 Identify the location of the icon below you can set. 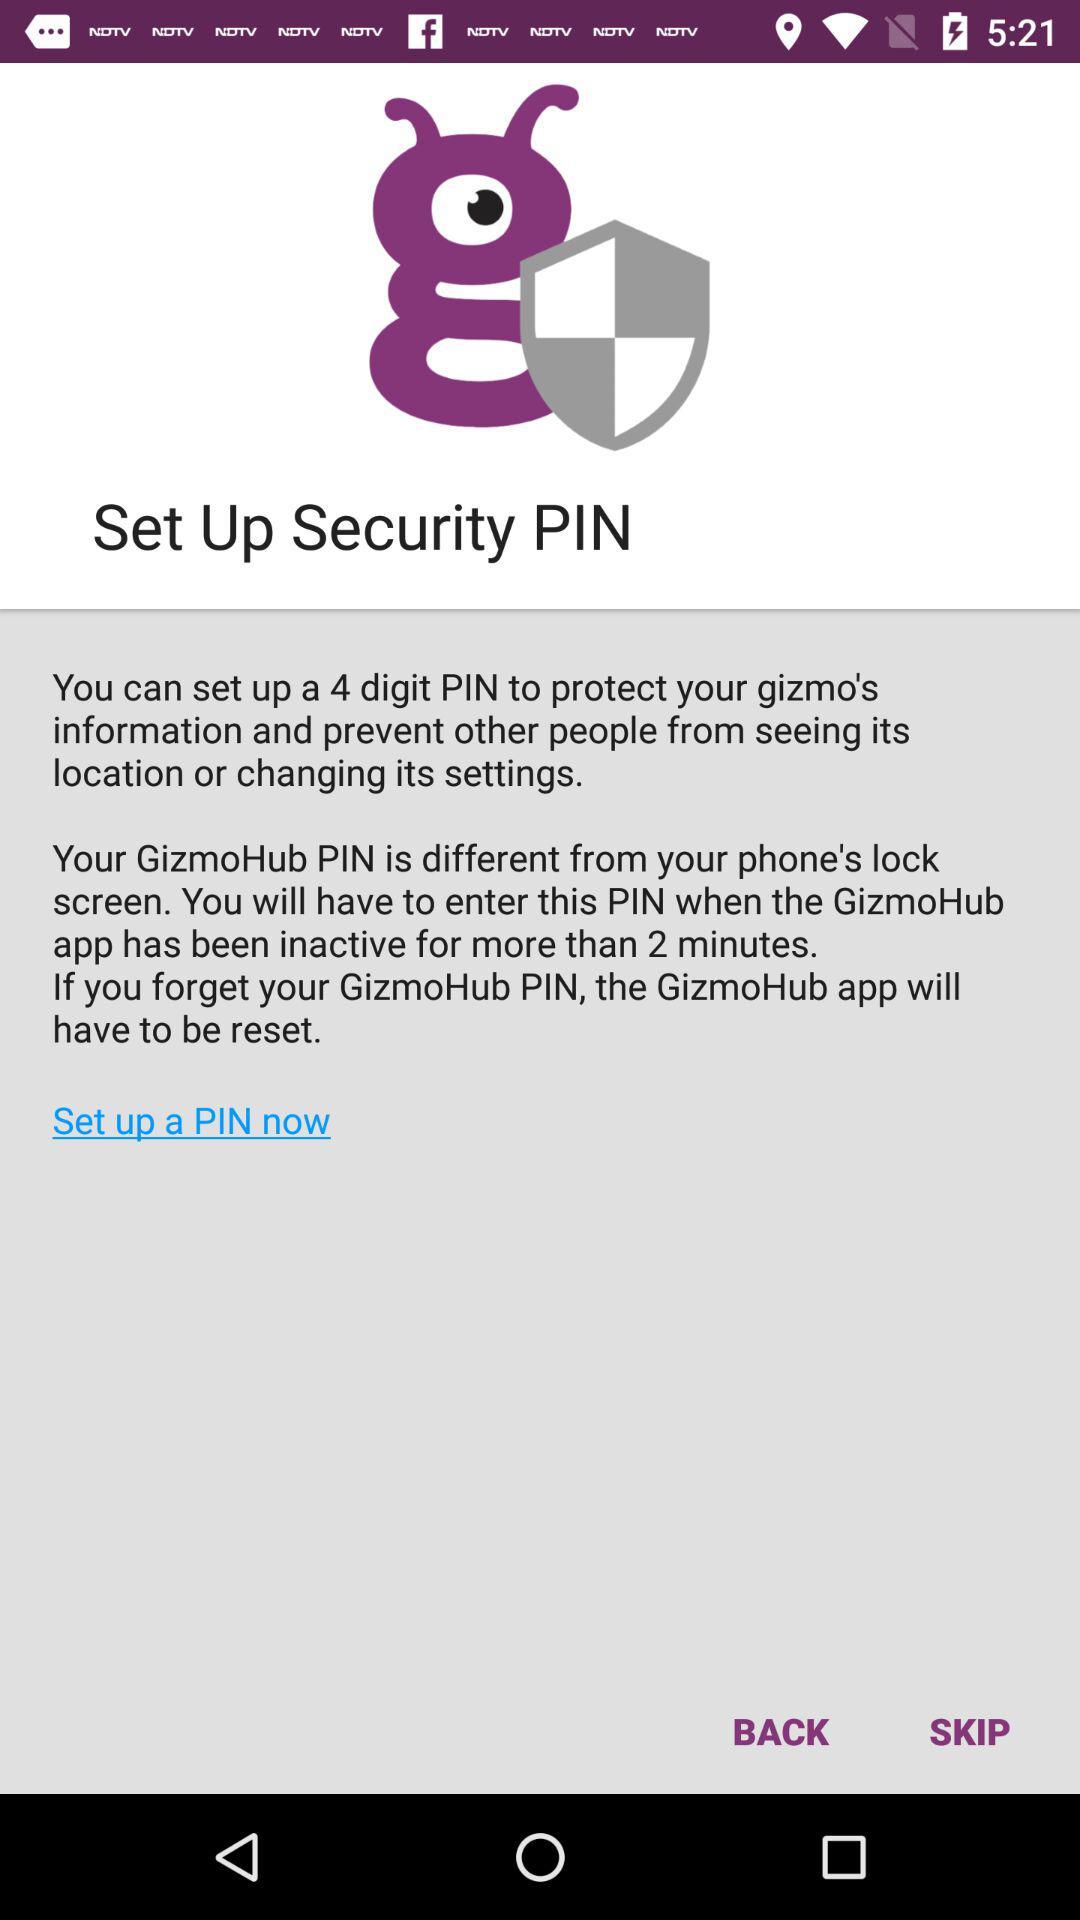
(779, 1730).